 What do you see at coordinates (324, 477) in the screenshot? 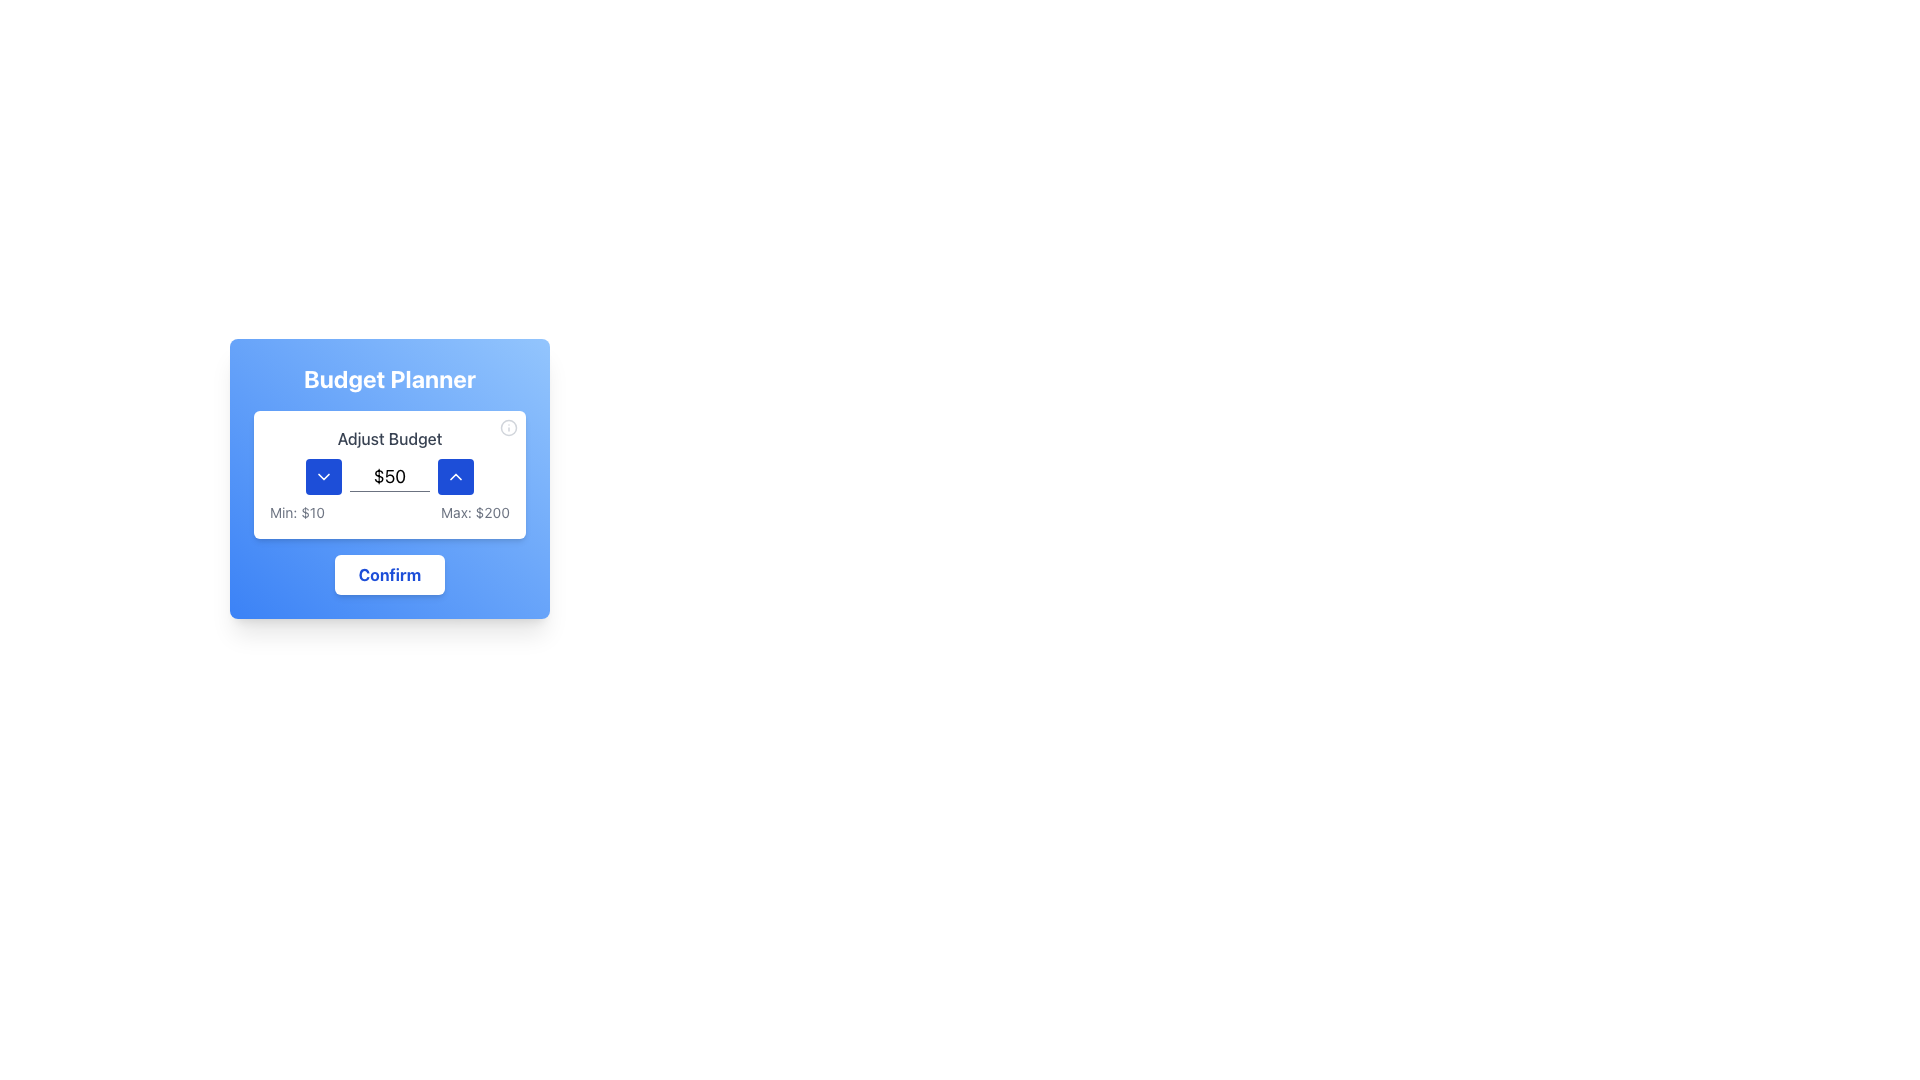
I see `the downward action icon located within the blue circular button to decrease the value in the 'Adjust Budget' section next to the '$50' numeric input field` at bounding box center [324, 477].